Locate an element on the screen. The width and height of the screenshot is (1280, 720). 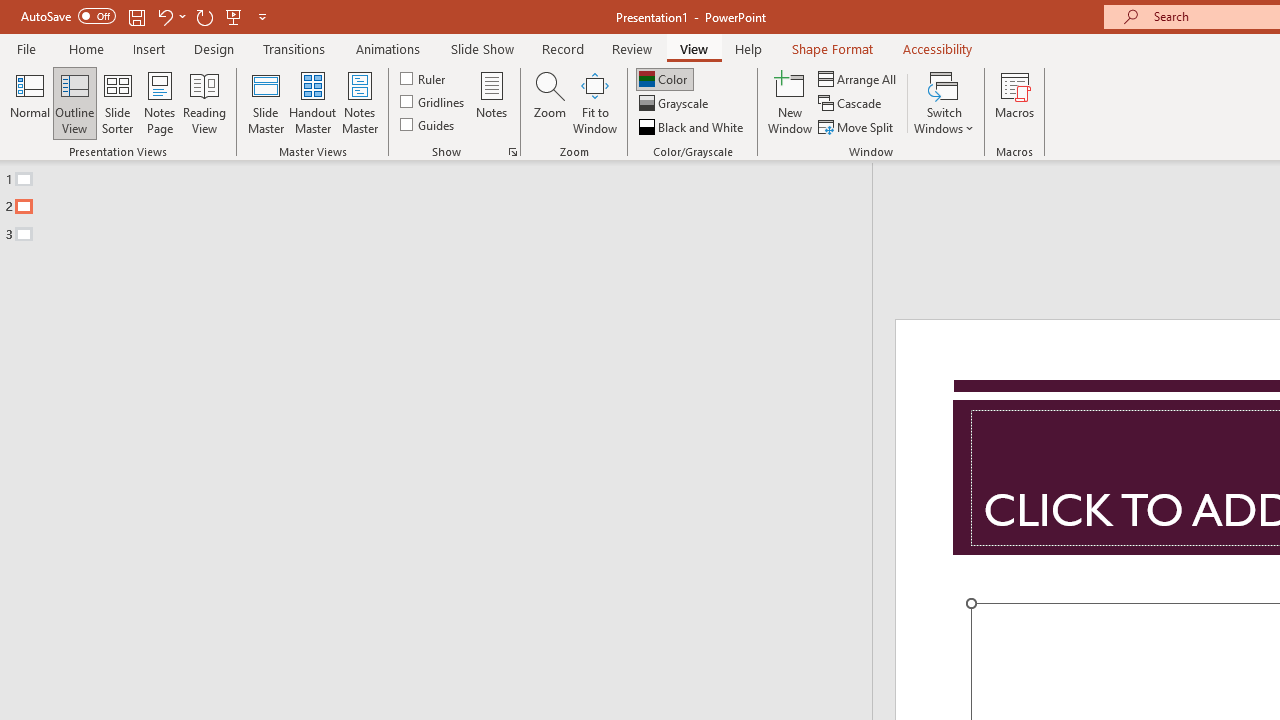
'Switch Windows' is located at coordinates (943, 103).